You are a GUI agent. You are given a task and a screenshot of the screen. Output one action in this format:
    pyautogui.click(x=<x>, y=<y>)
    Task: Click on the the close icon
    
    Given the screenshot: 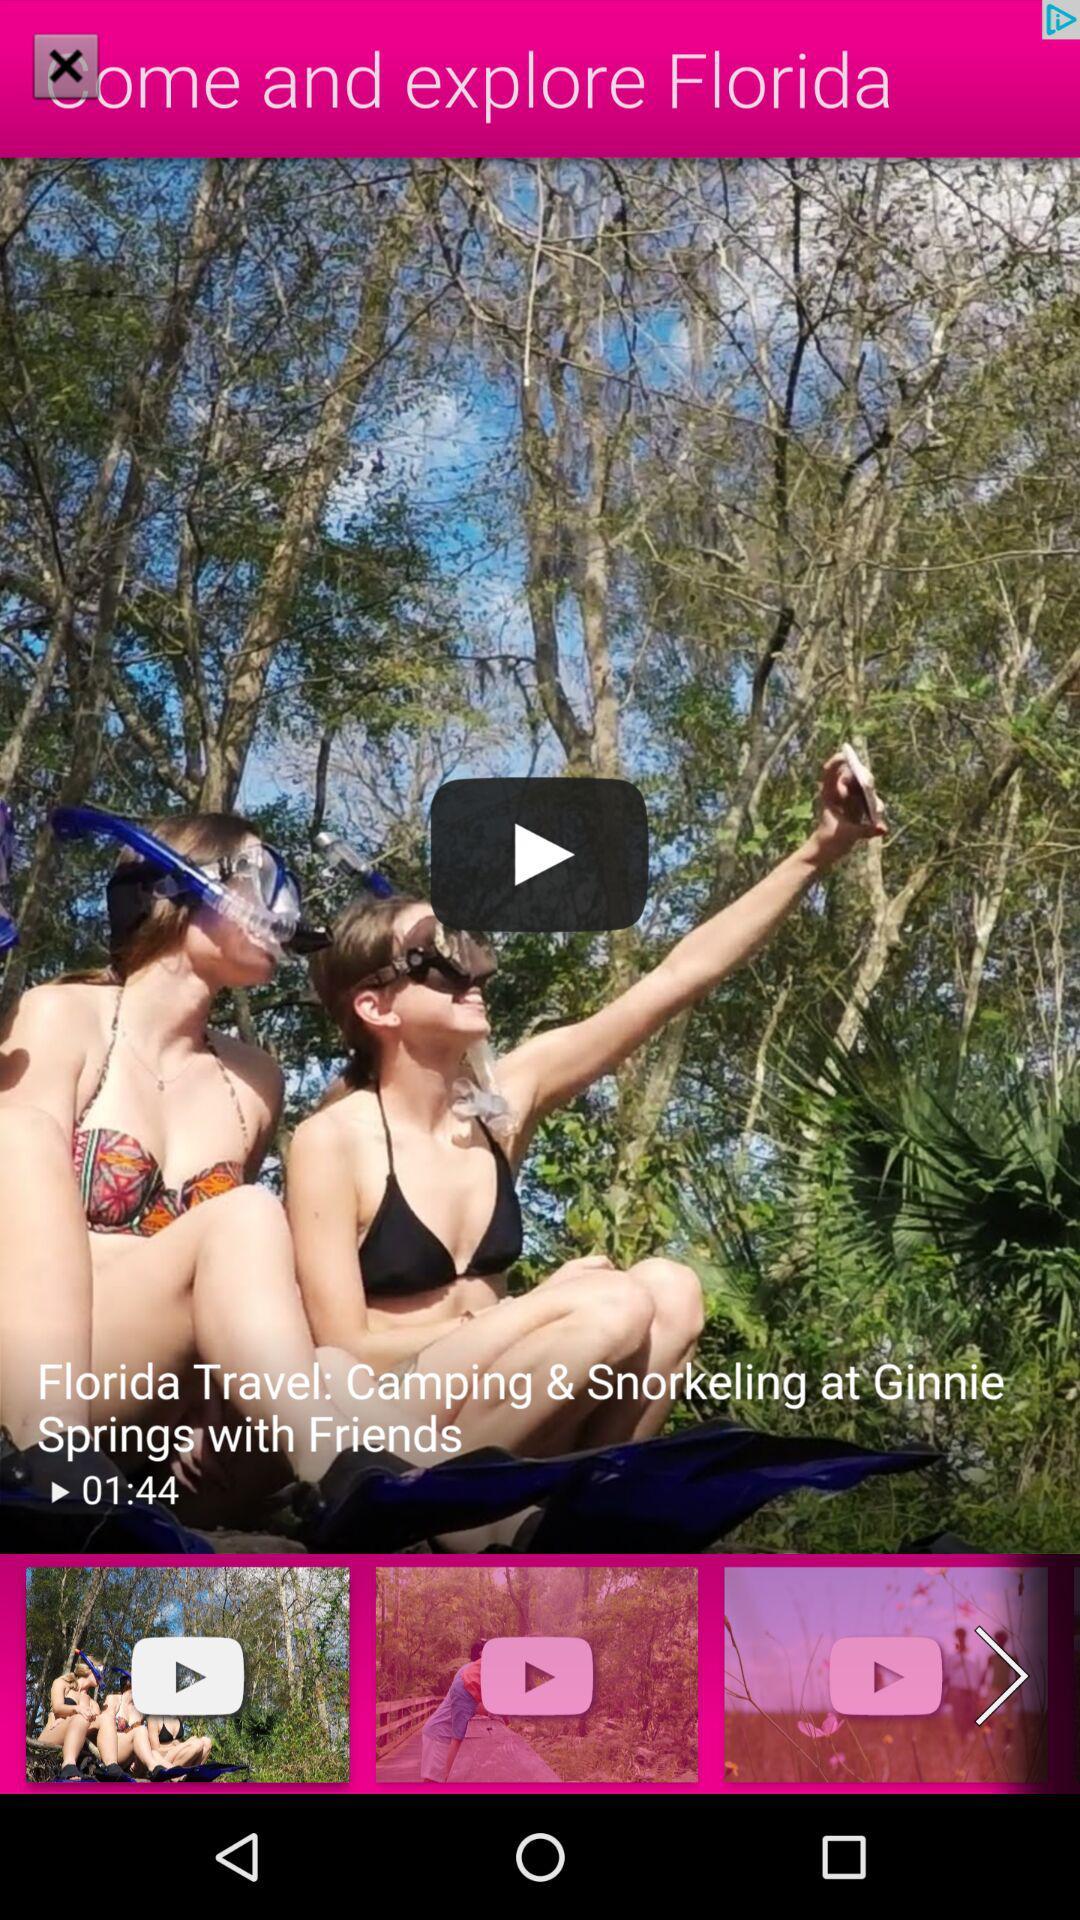 What is the action you would take?
    pyautogui.click(x=64, y=70)
    